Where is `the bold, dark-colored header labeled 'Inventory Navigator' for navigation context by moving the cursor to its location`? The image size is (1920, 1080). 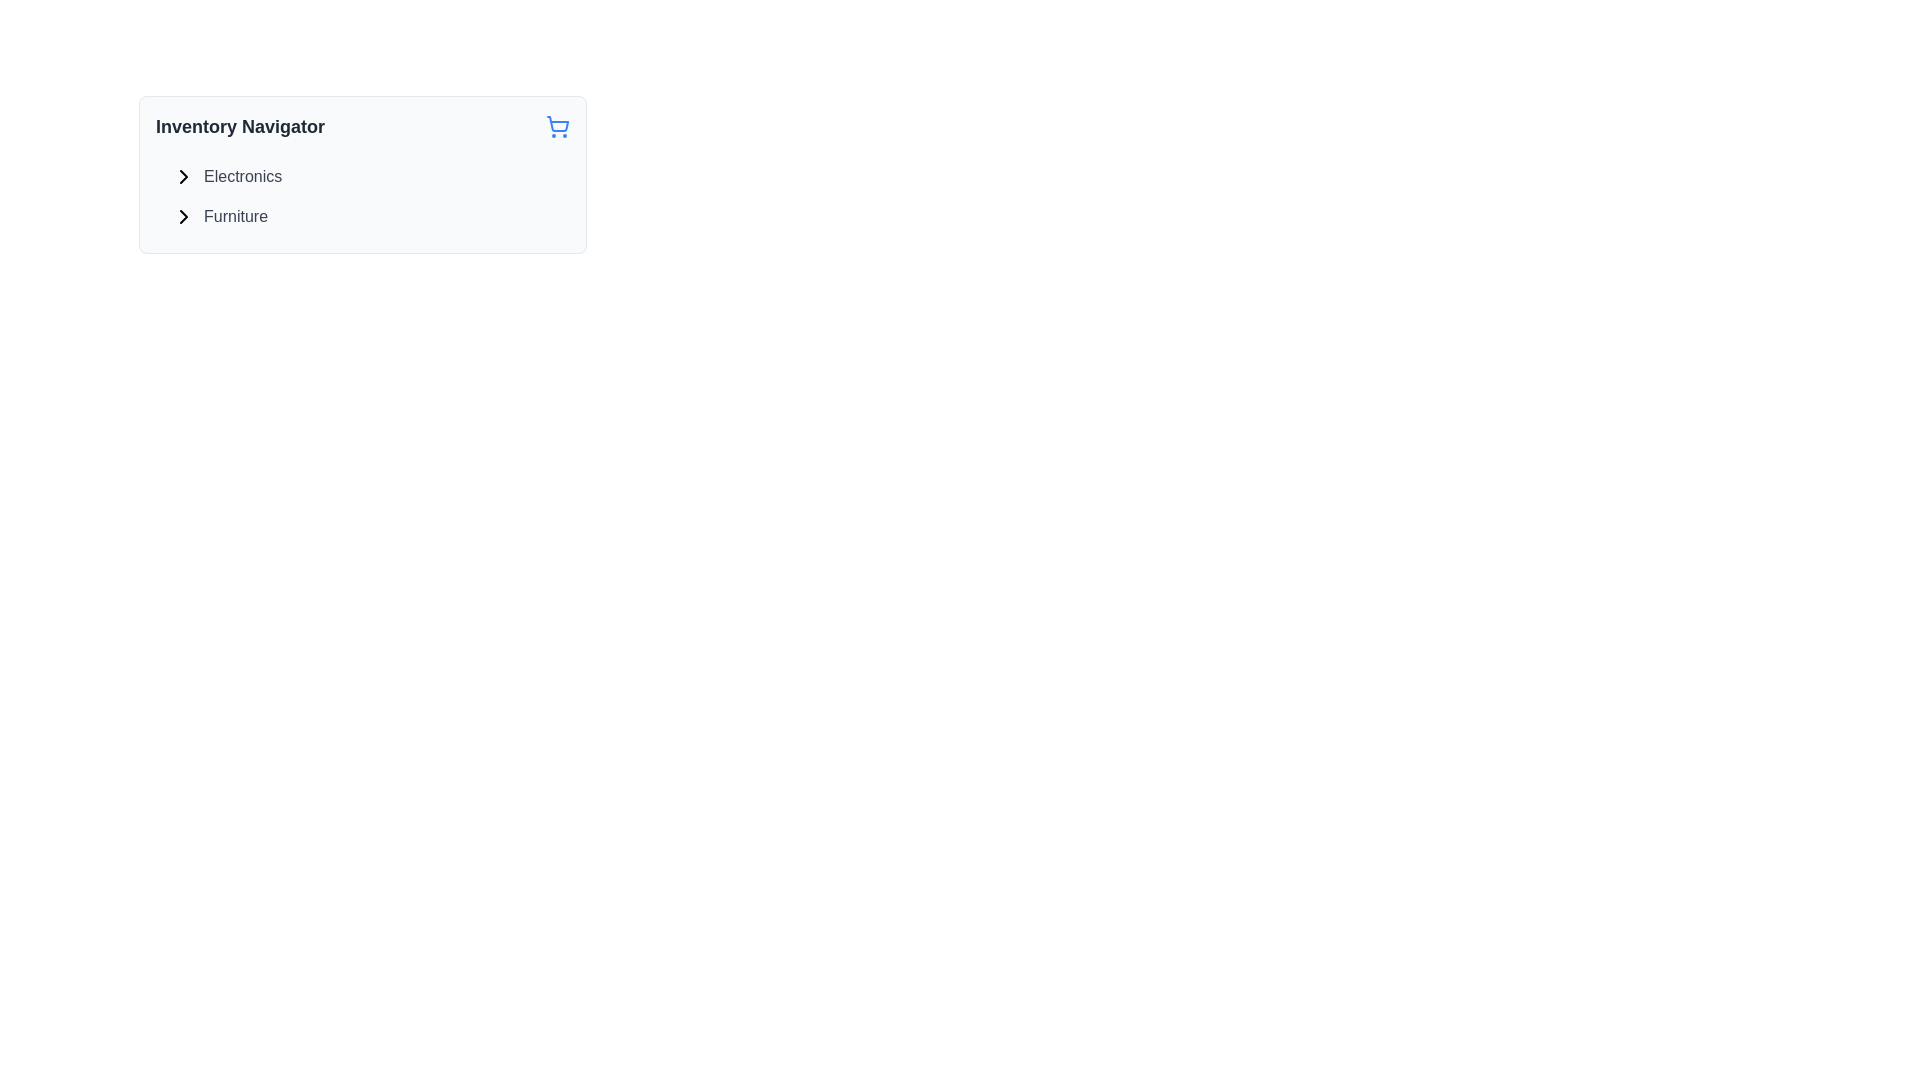 the bold, dark-colored header labeled 'Inventory Navigator' for navigation context by moving the cursor to its location is located at coordinates (240, 127).